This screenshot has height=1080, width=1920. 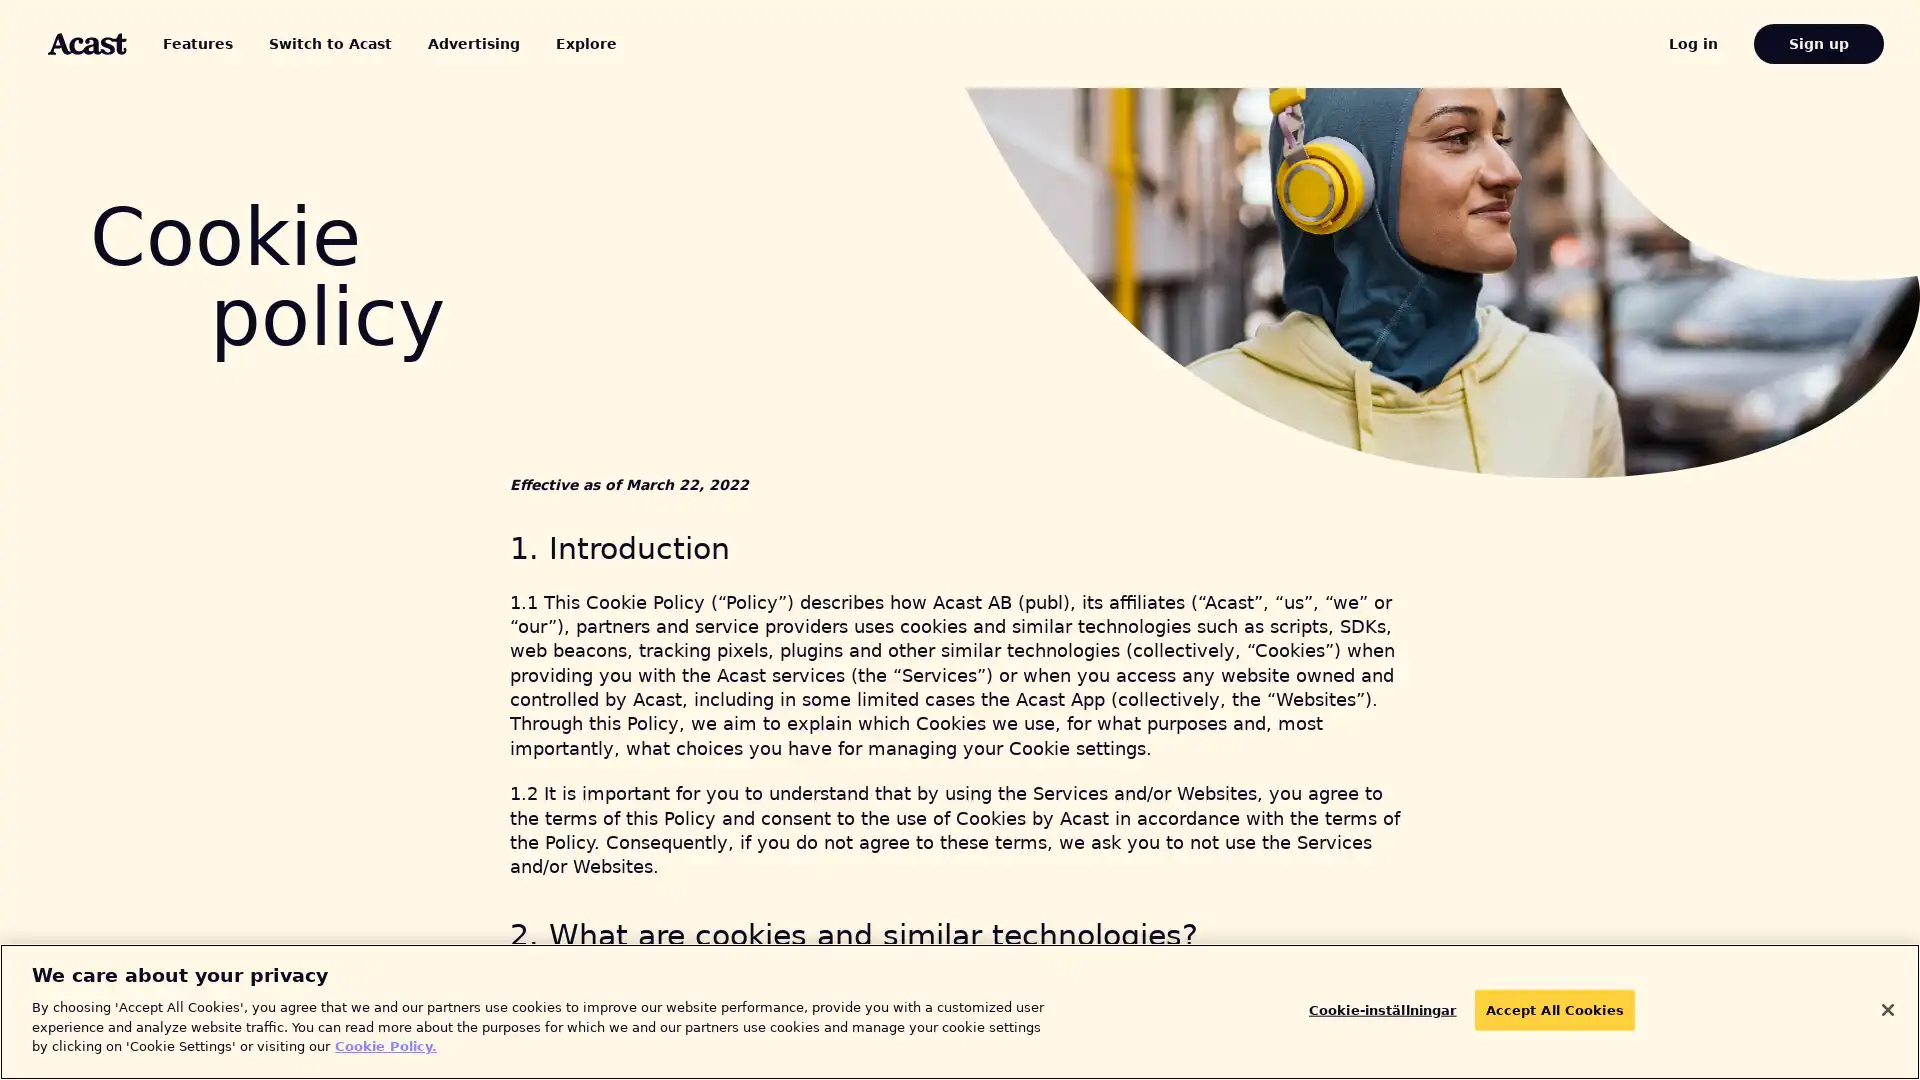 What do you see at coordinates (1869, 1029) in the screenshot?
I see `Open Intercom Messenger` at bounding box center [1869, 1029].